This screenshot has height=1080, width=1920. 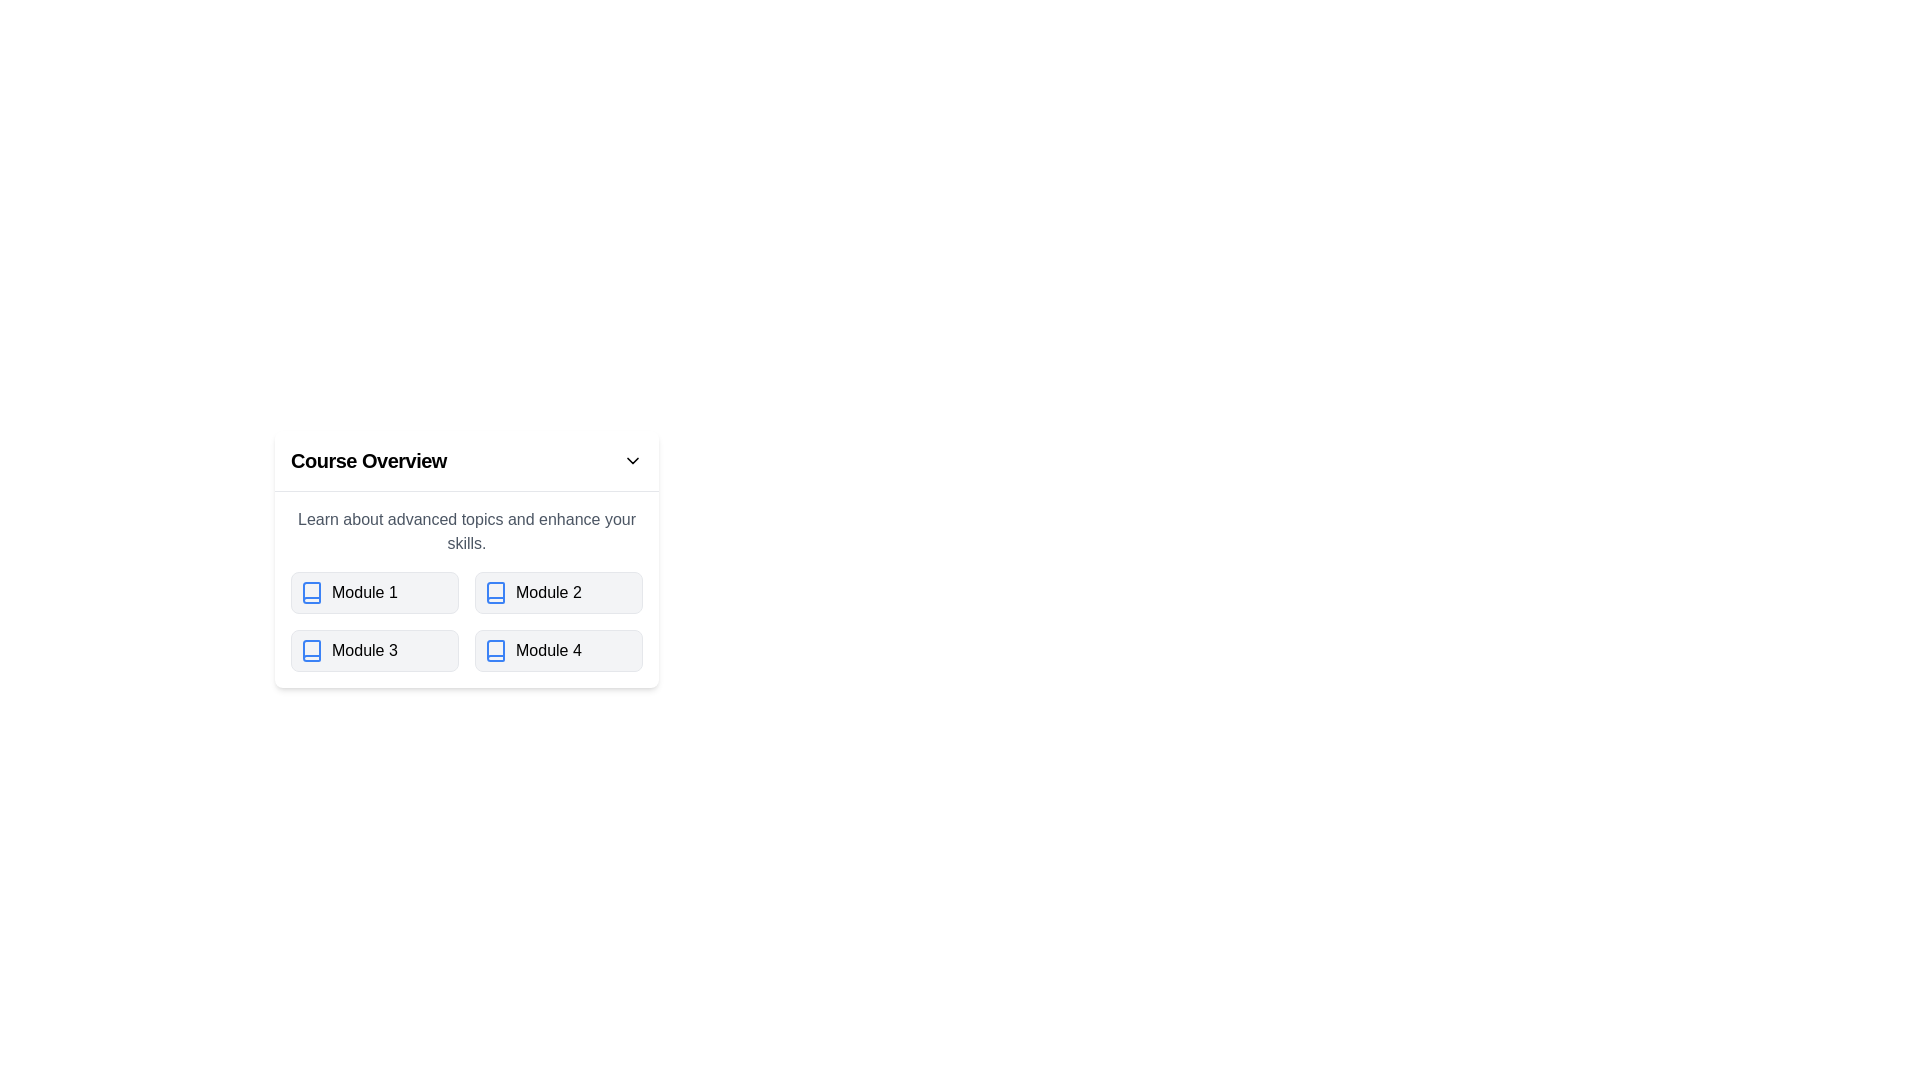 What do you see at coordinates (495, 592) in the screenshot?
I see `the icon representing 'Module 2', which is located on the left side of the 'Module 2' button in the grid of module buttons` at bounding box center [495, 592].